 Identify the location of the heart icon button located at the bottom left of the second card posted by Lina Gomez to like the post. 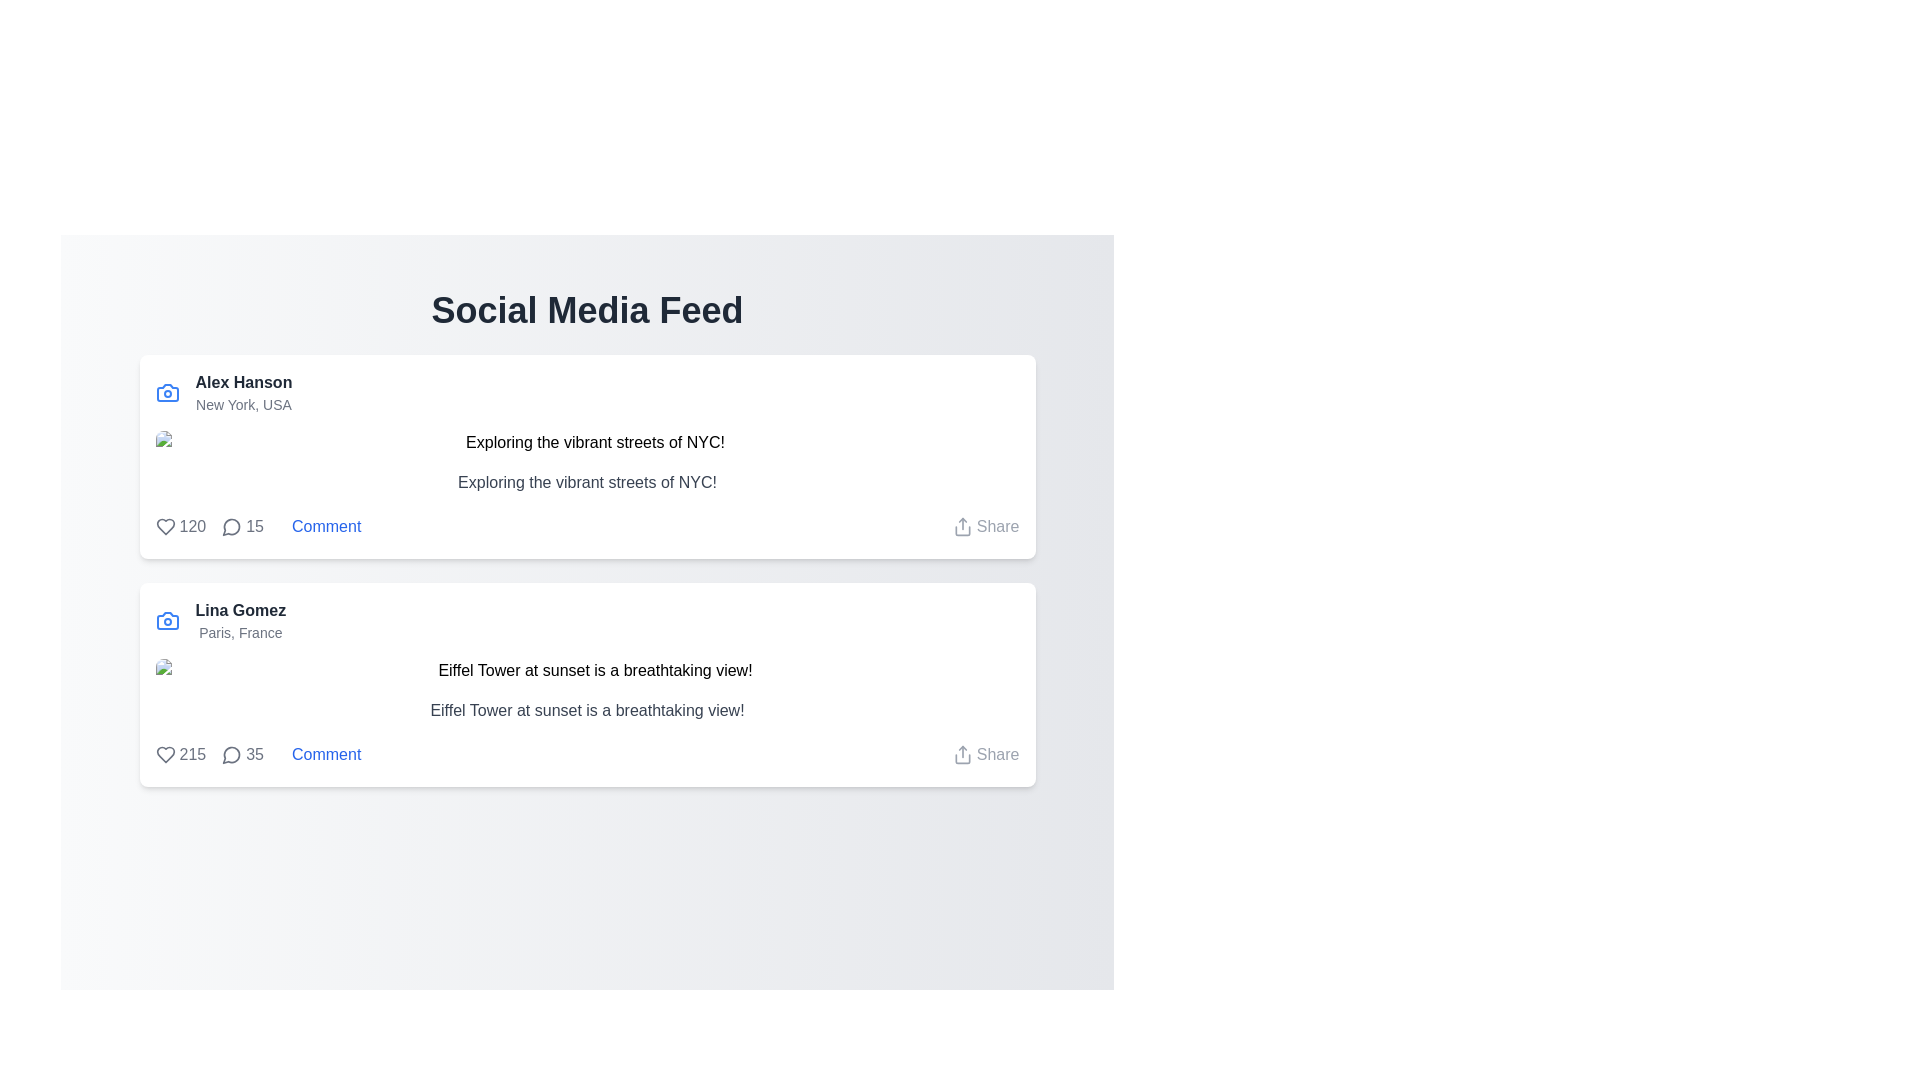
(165, 755).